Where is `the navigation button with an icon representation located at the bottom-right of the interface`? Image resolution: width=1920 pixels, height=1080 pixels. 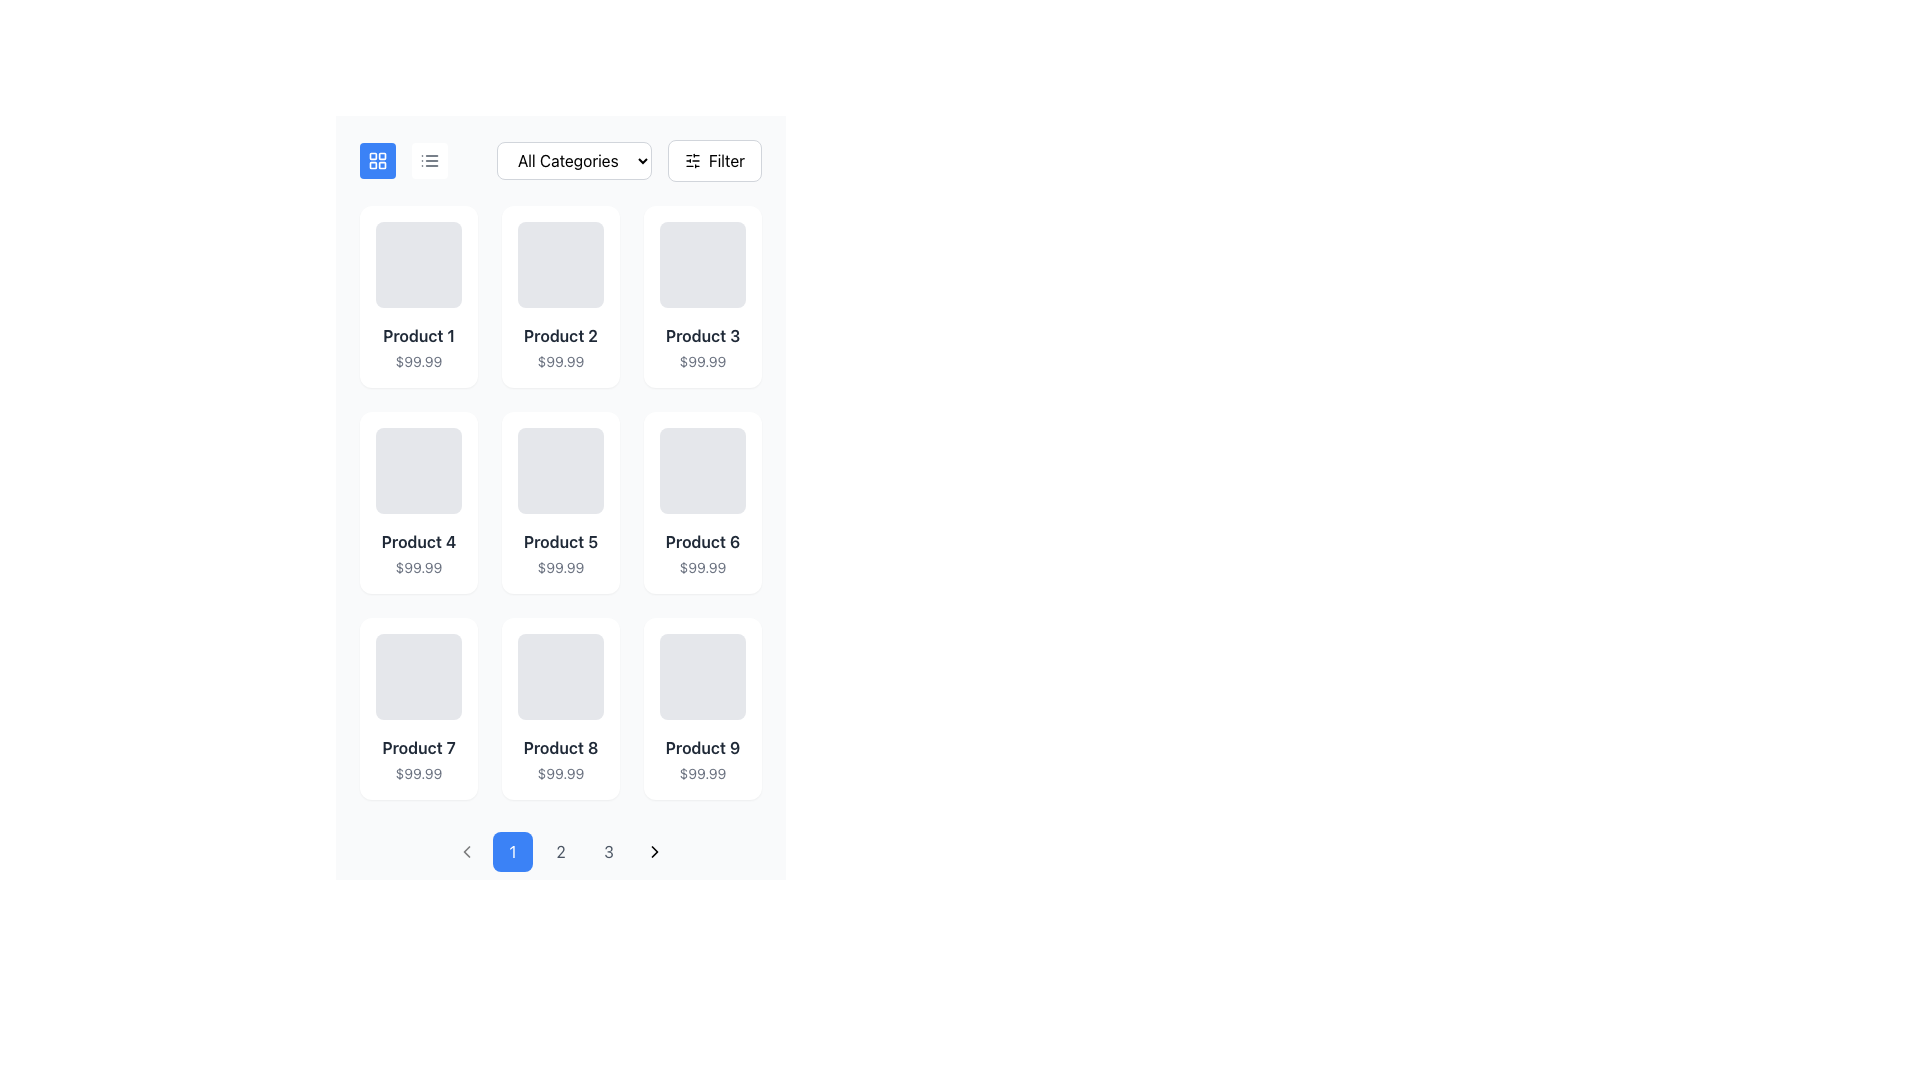
the navigation button with an icon representation located at the bottom-right of the interface is located at coordinates (654, 852).